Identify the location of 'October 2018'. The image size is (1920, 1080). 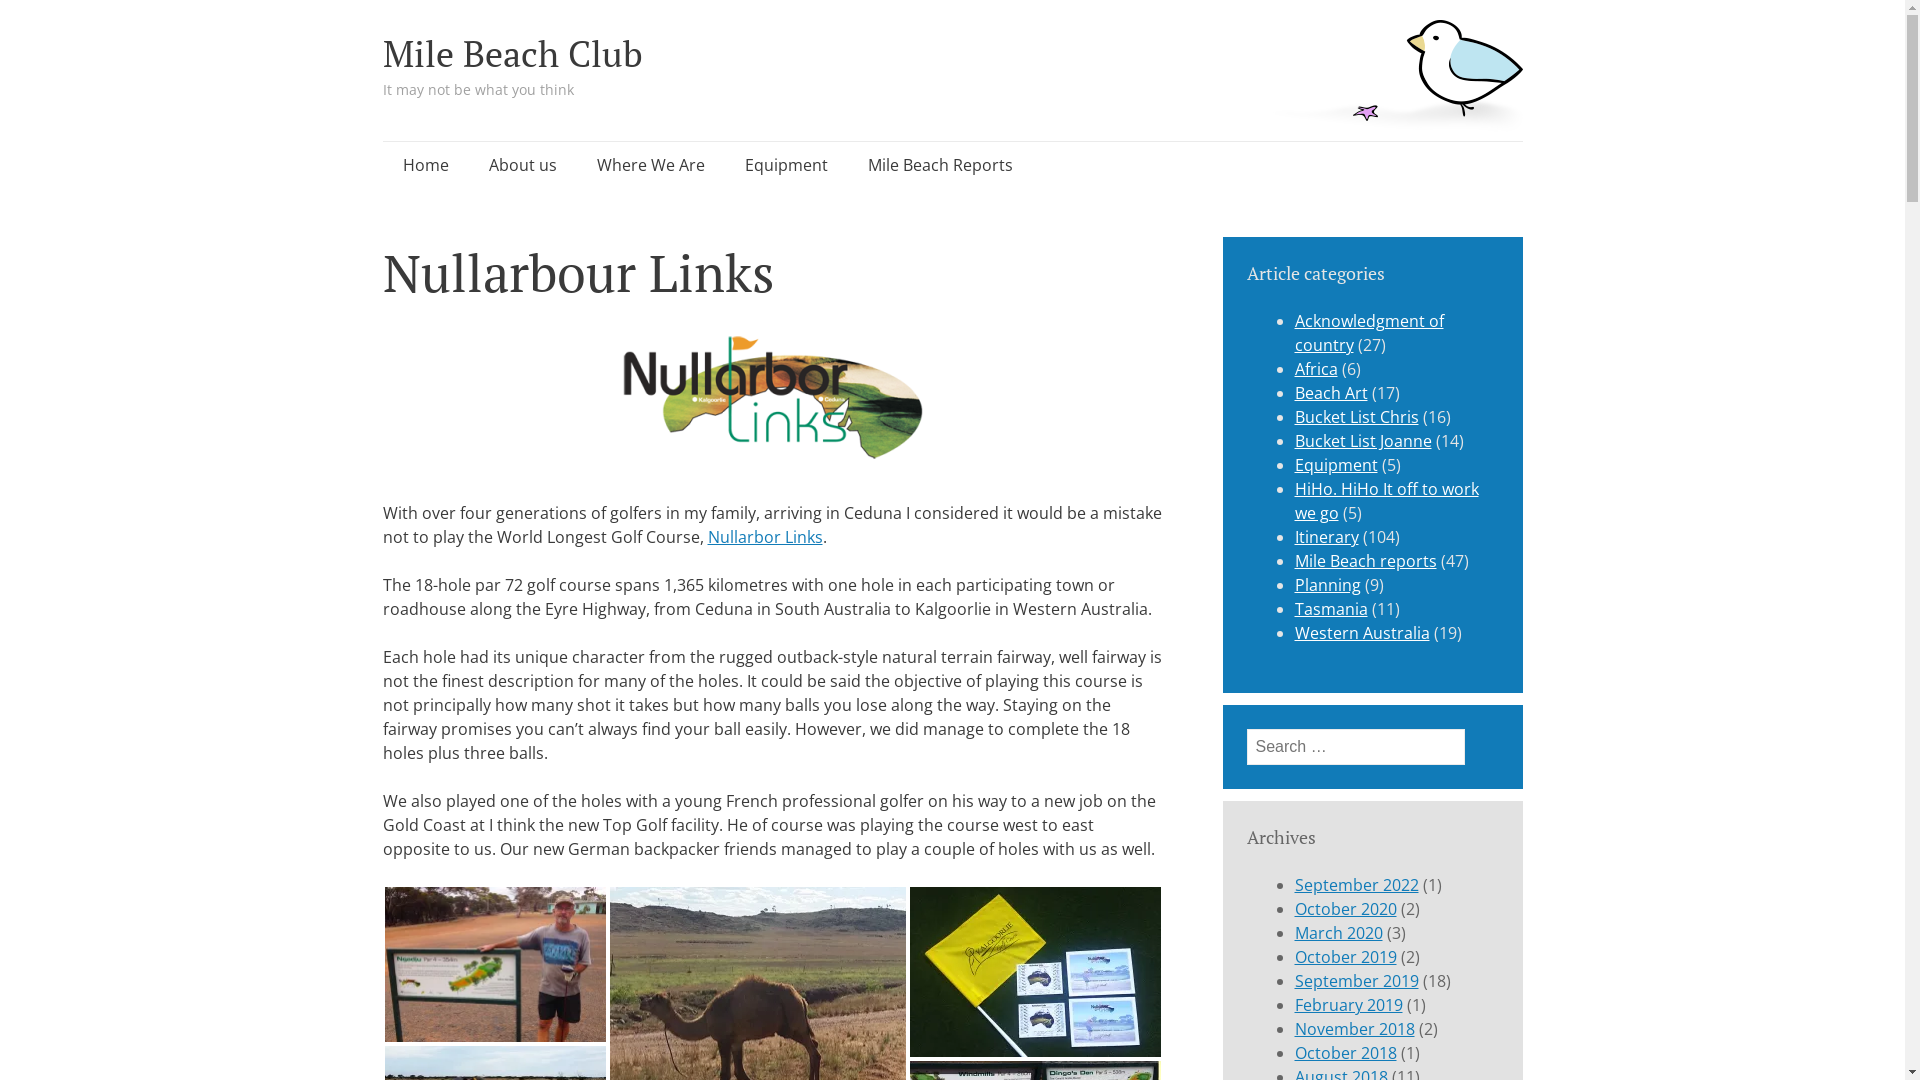
(1344, 1052).